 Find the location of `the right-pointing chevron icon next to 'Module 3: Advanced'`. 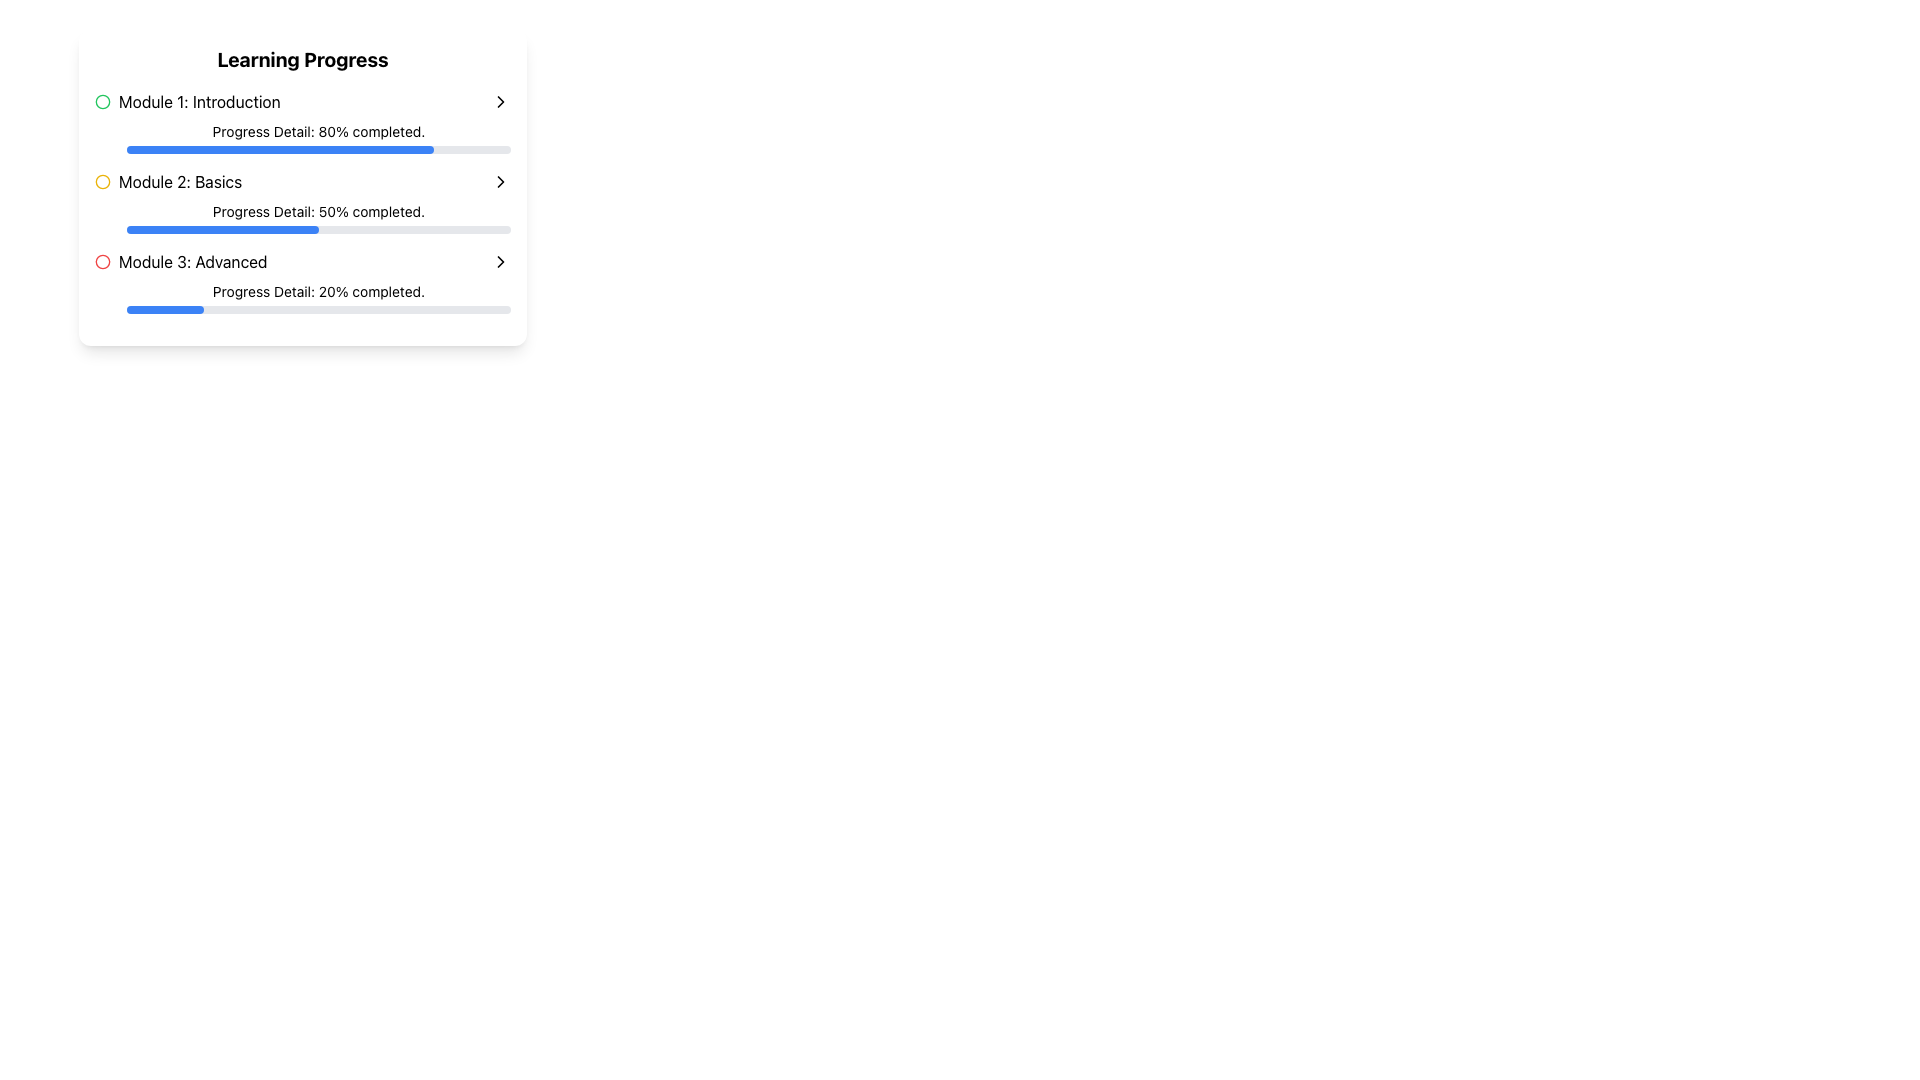

the right-pointing chevron icon next to 'Module 3: Advanced' is located at coordinates (500, 261).